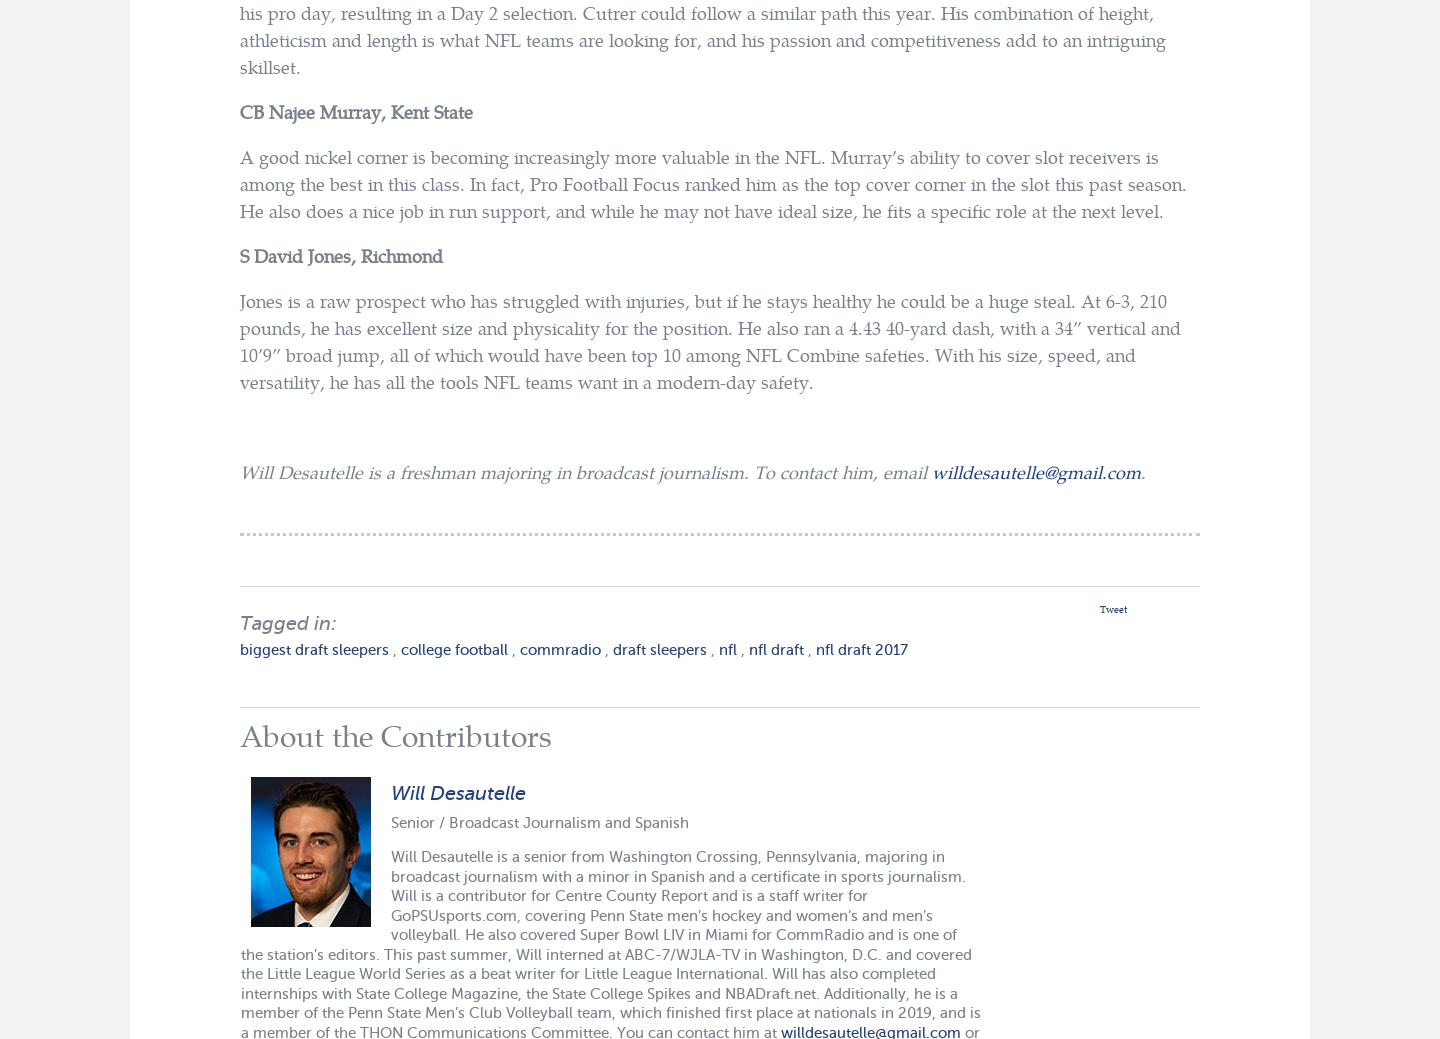  What do you see at coordinates (585, 470) in the screenshot?
I see `'Will Desautelle is a freshman majoring in broadcast journalism. To contact him, email'` at bounding box center [585, 470].